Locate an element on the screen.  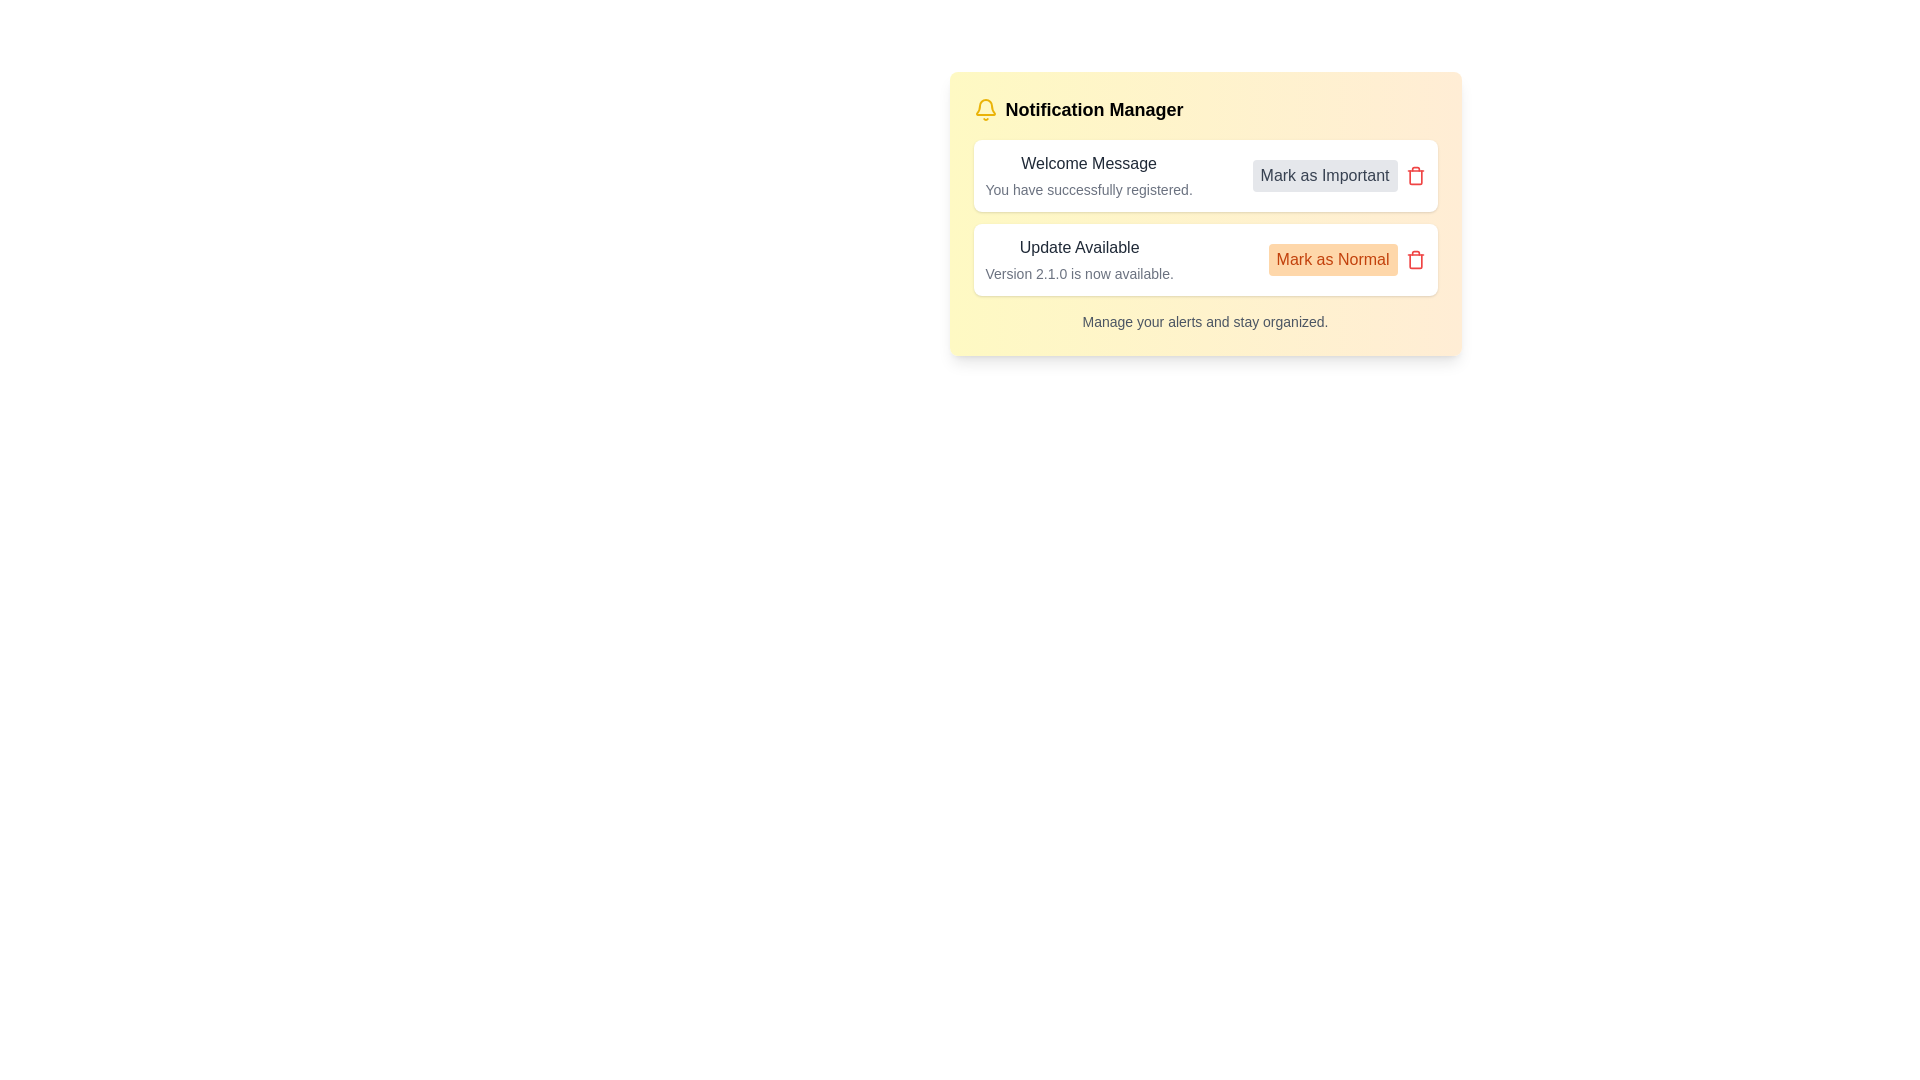
the 'Notification Manager' bold text label is located at coordinates (1093, 110).